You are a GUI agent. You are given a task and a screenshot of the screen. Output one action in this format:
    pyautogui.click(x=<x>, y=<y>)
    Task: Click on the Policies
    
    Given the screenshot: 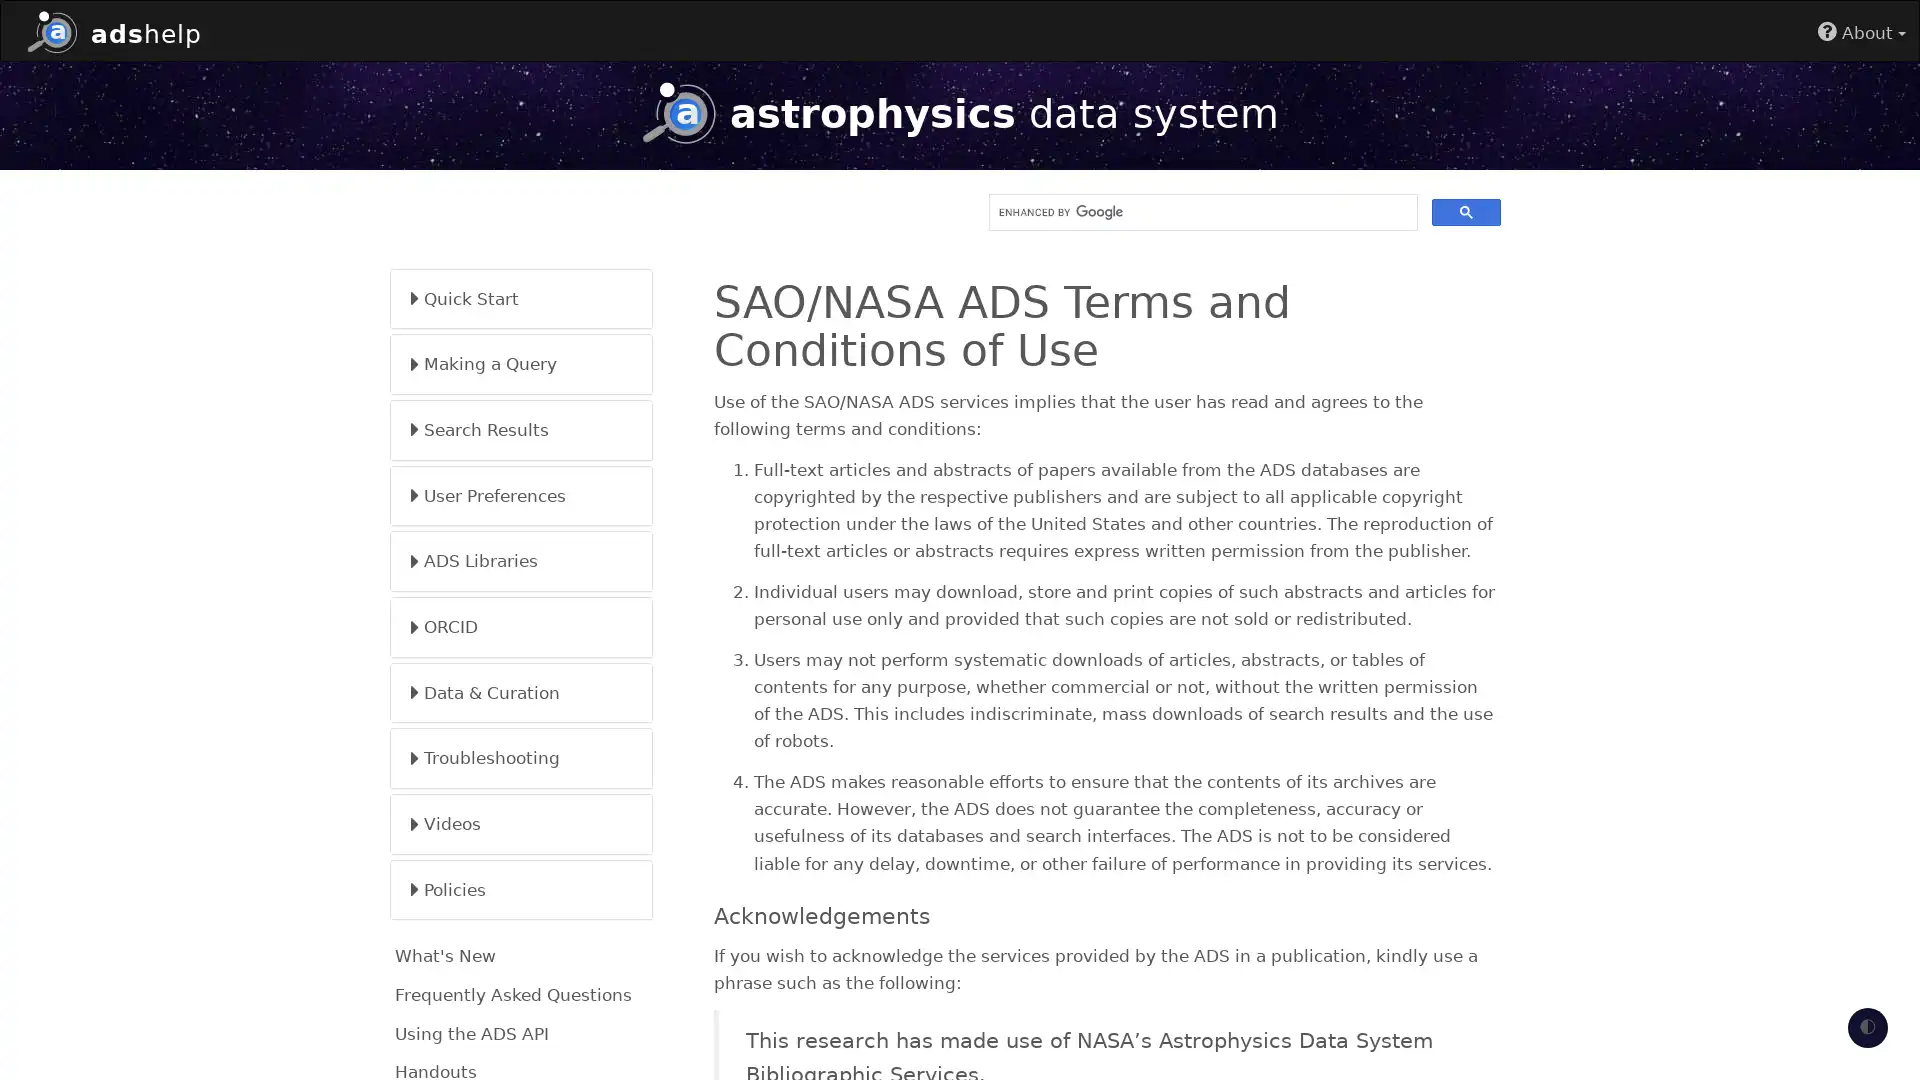 What is the action you would take?
    pyautogui.click(x=521, y=888)
    